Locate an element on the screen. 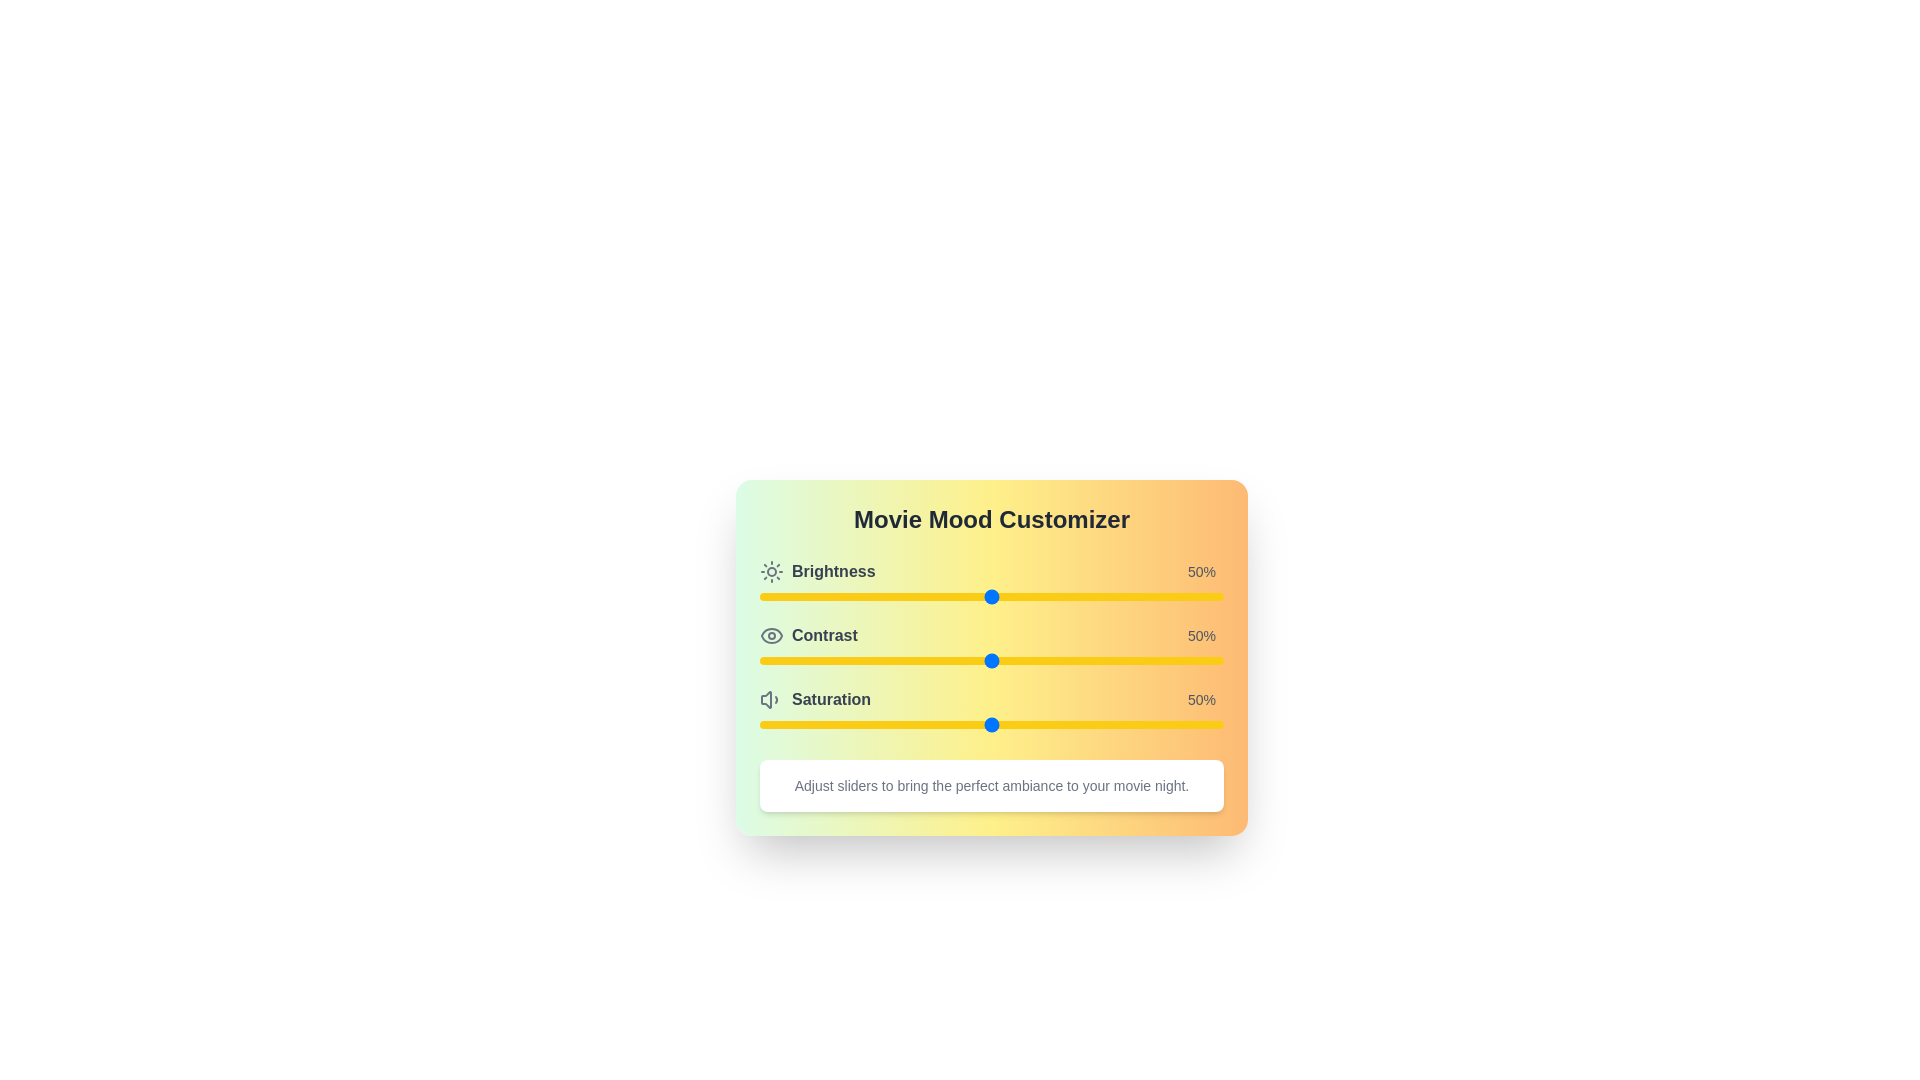  the contrast level is located at coordinates (811, 660).